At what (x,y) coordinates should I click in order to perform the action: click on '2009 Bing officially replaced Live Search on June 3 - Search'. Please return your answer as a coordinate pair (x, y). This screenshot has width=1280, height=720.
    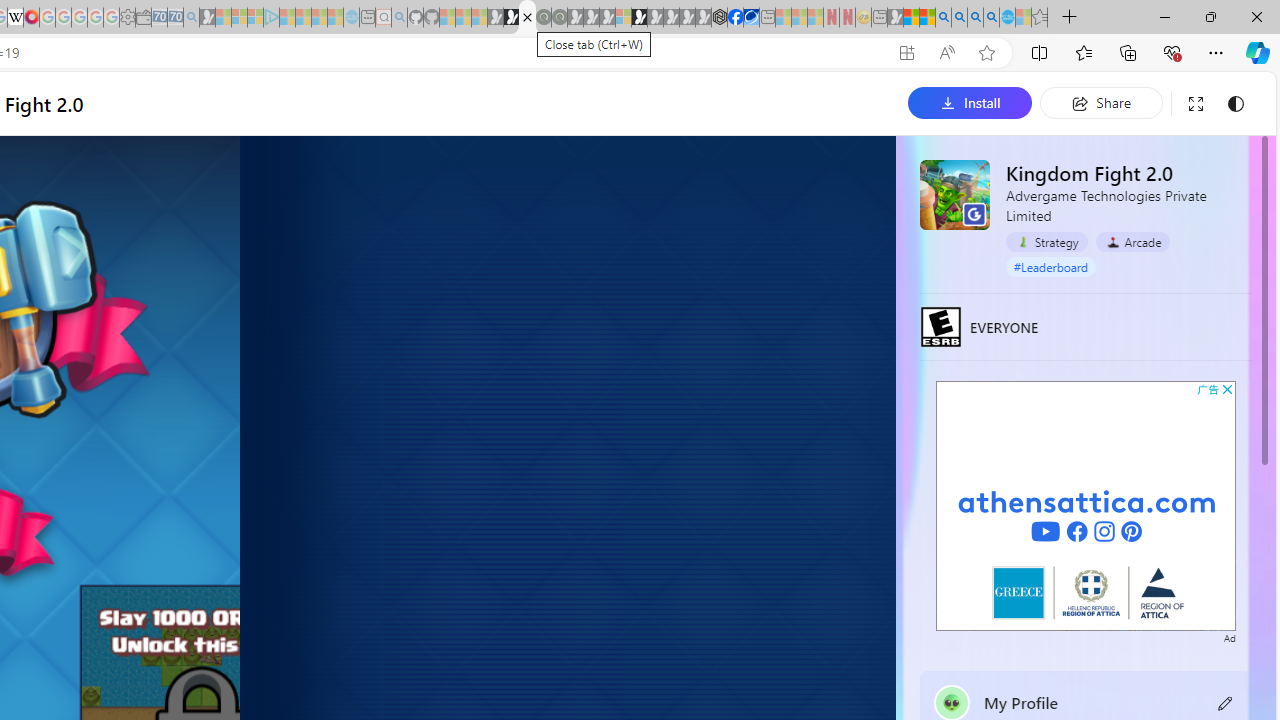
    Looking at the image, I should click on (958, 17).